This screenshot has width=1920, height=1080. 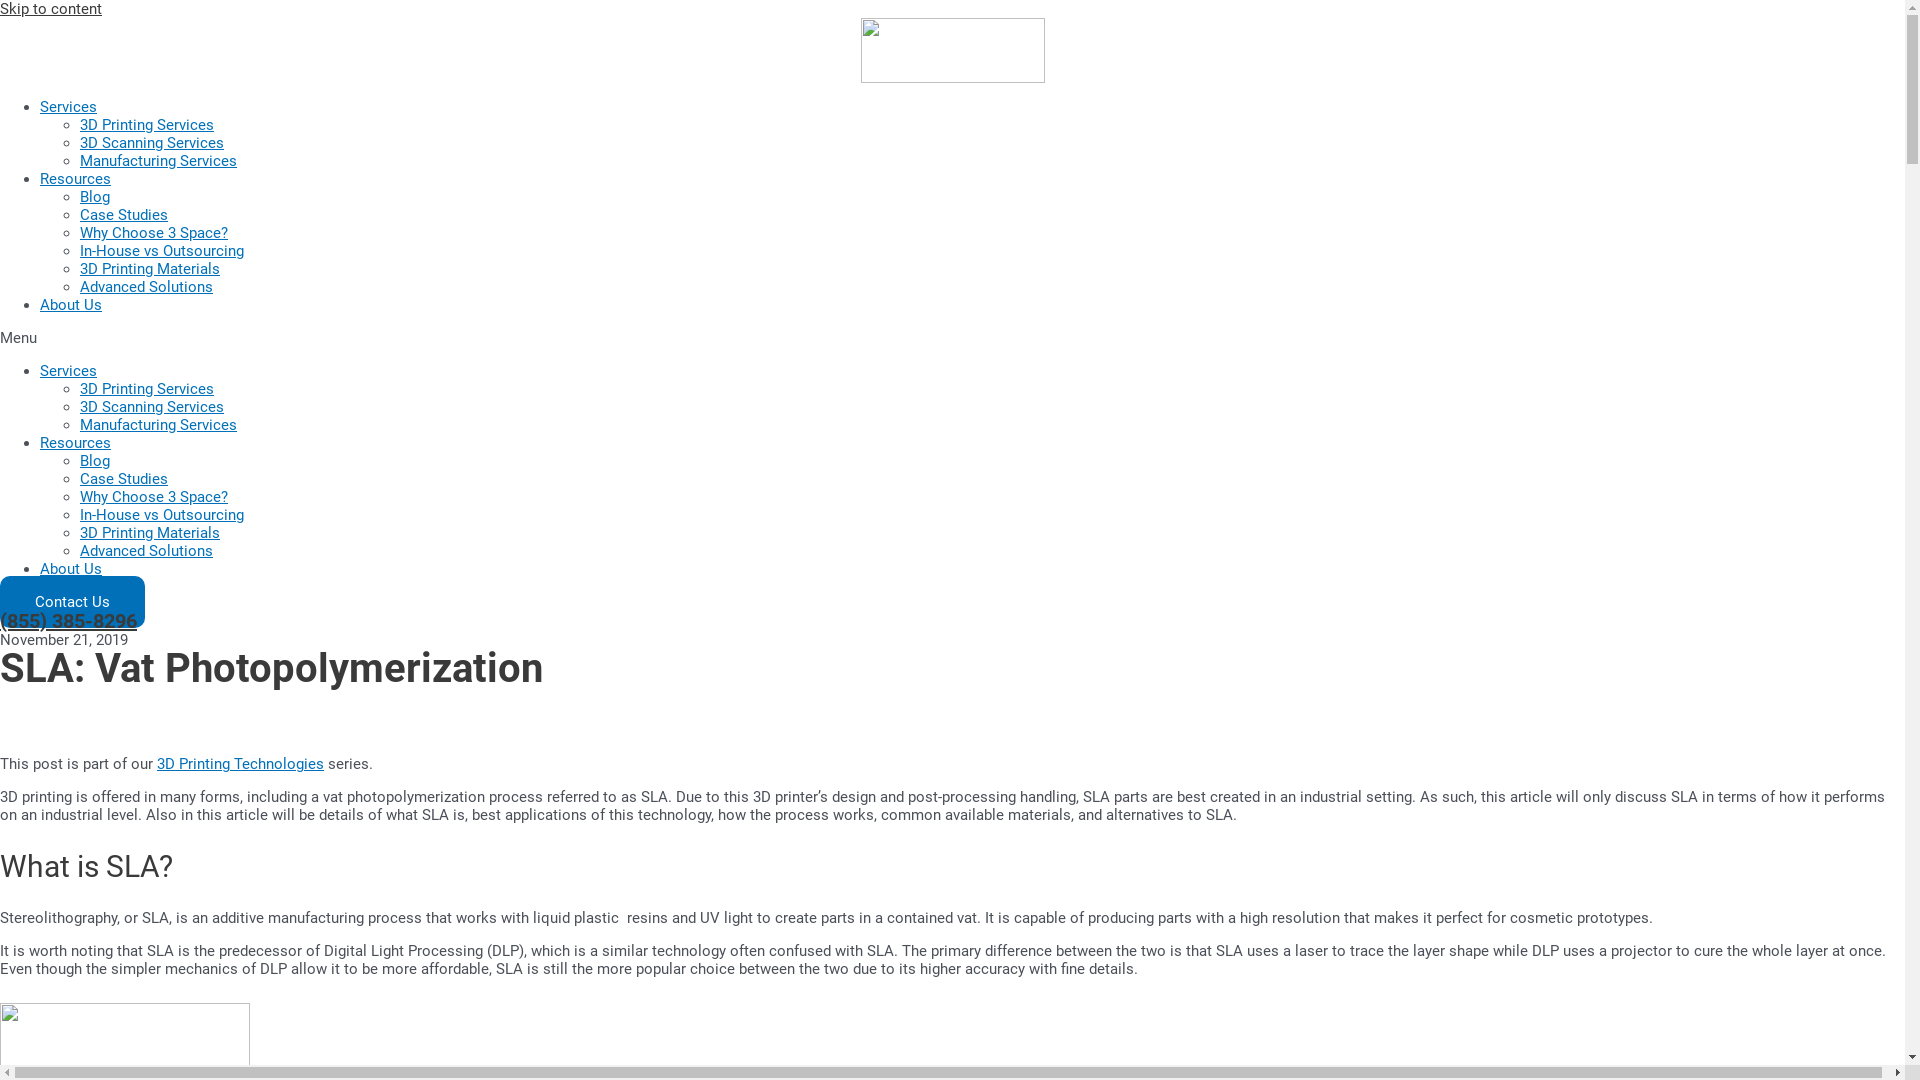 I want to click on '3D Printing Services', so click(x=146, y=389).